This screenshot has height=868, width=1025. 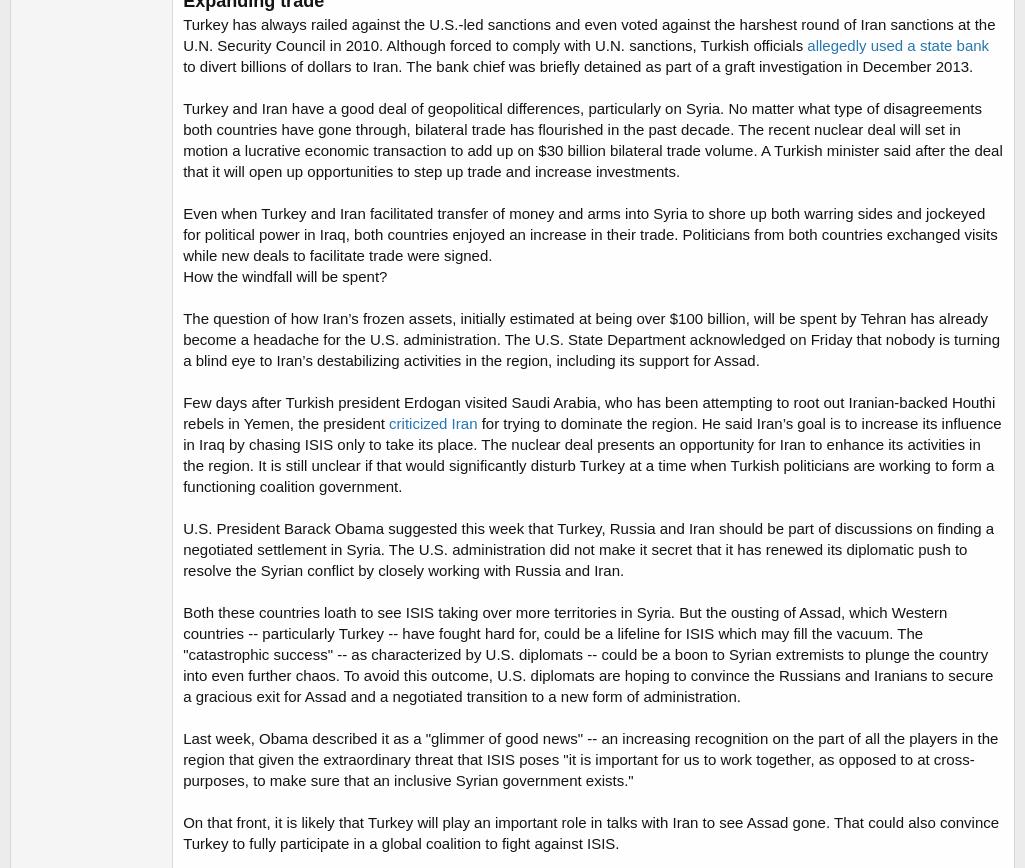 I want to click on 'How the windfall will be spent?', so click(x=181, y=276).